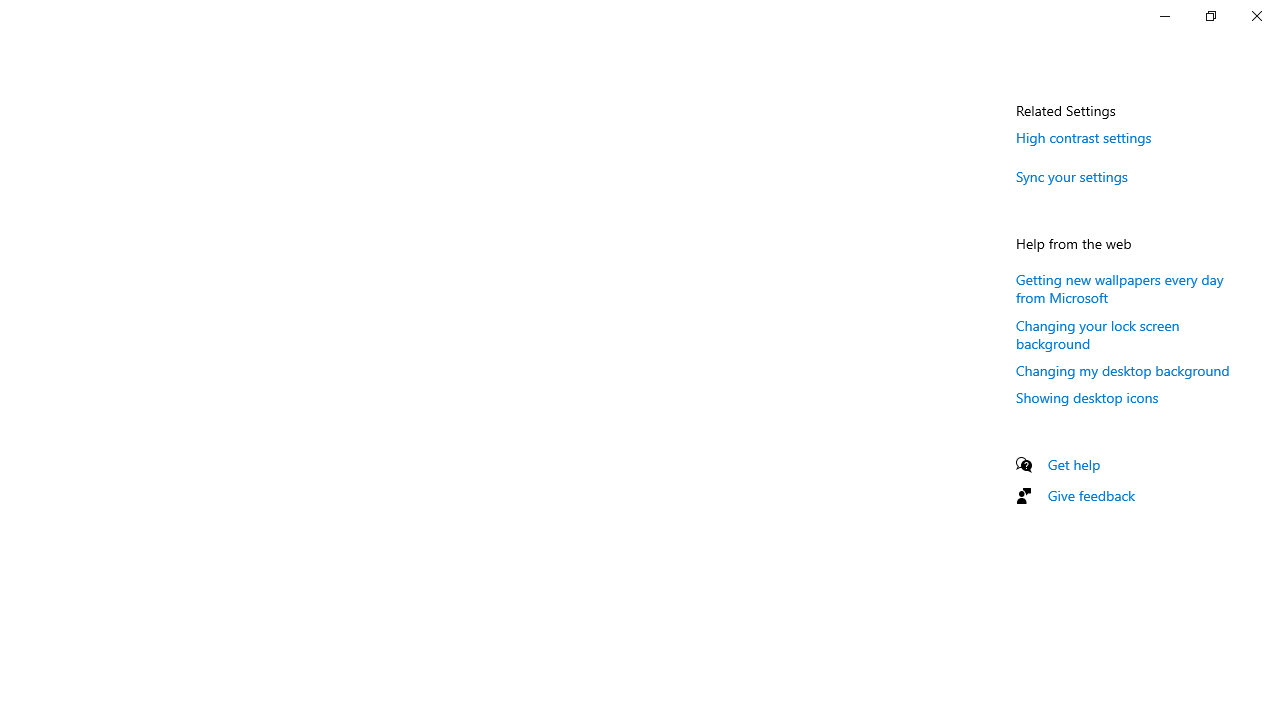  Describe the element at coordinates (1123, 370) in the screenshot. I see `'Changing my desktop background'` at that location.